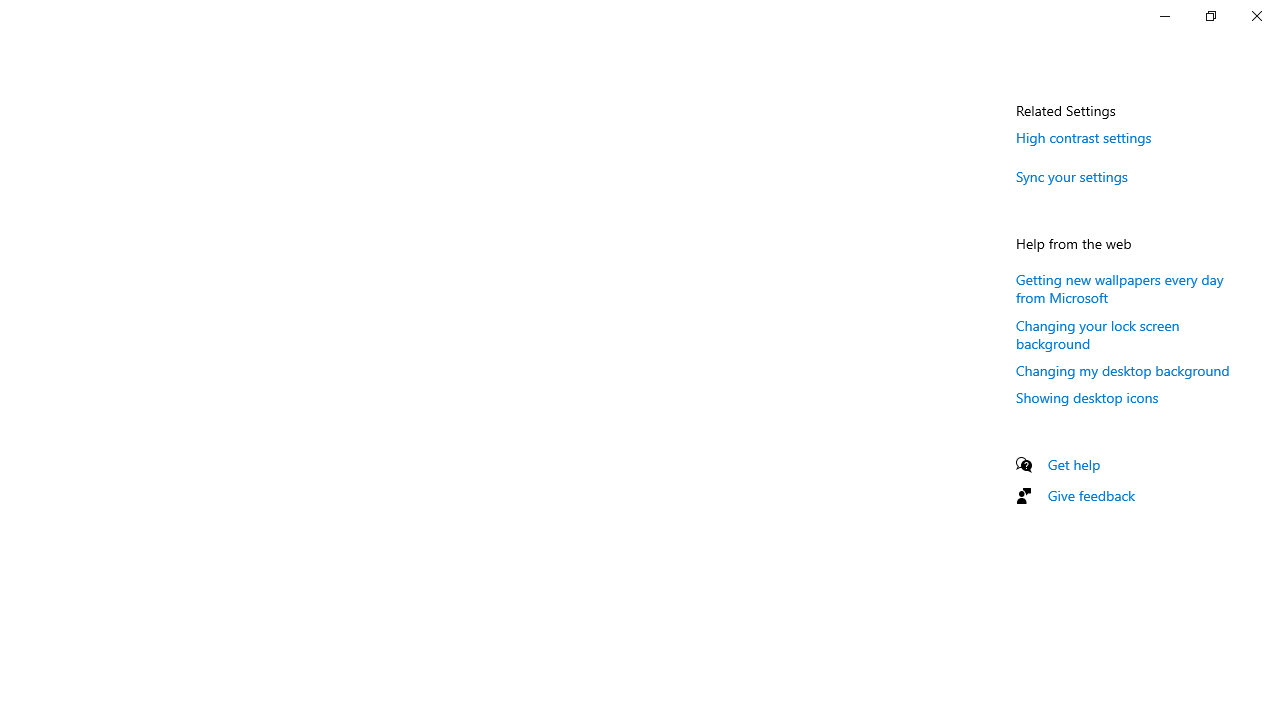  Describe the element at coordinates (1123, 370) in the screenshot. I see `'Changing my desktop background'` at that location.